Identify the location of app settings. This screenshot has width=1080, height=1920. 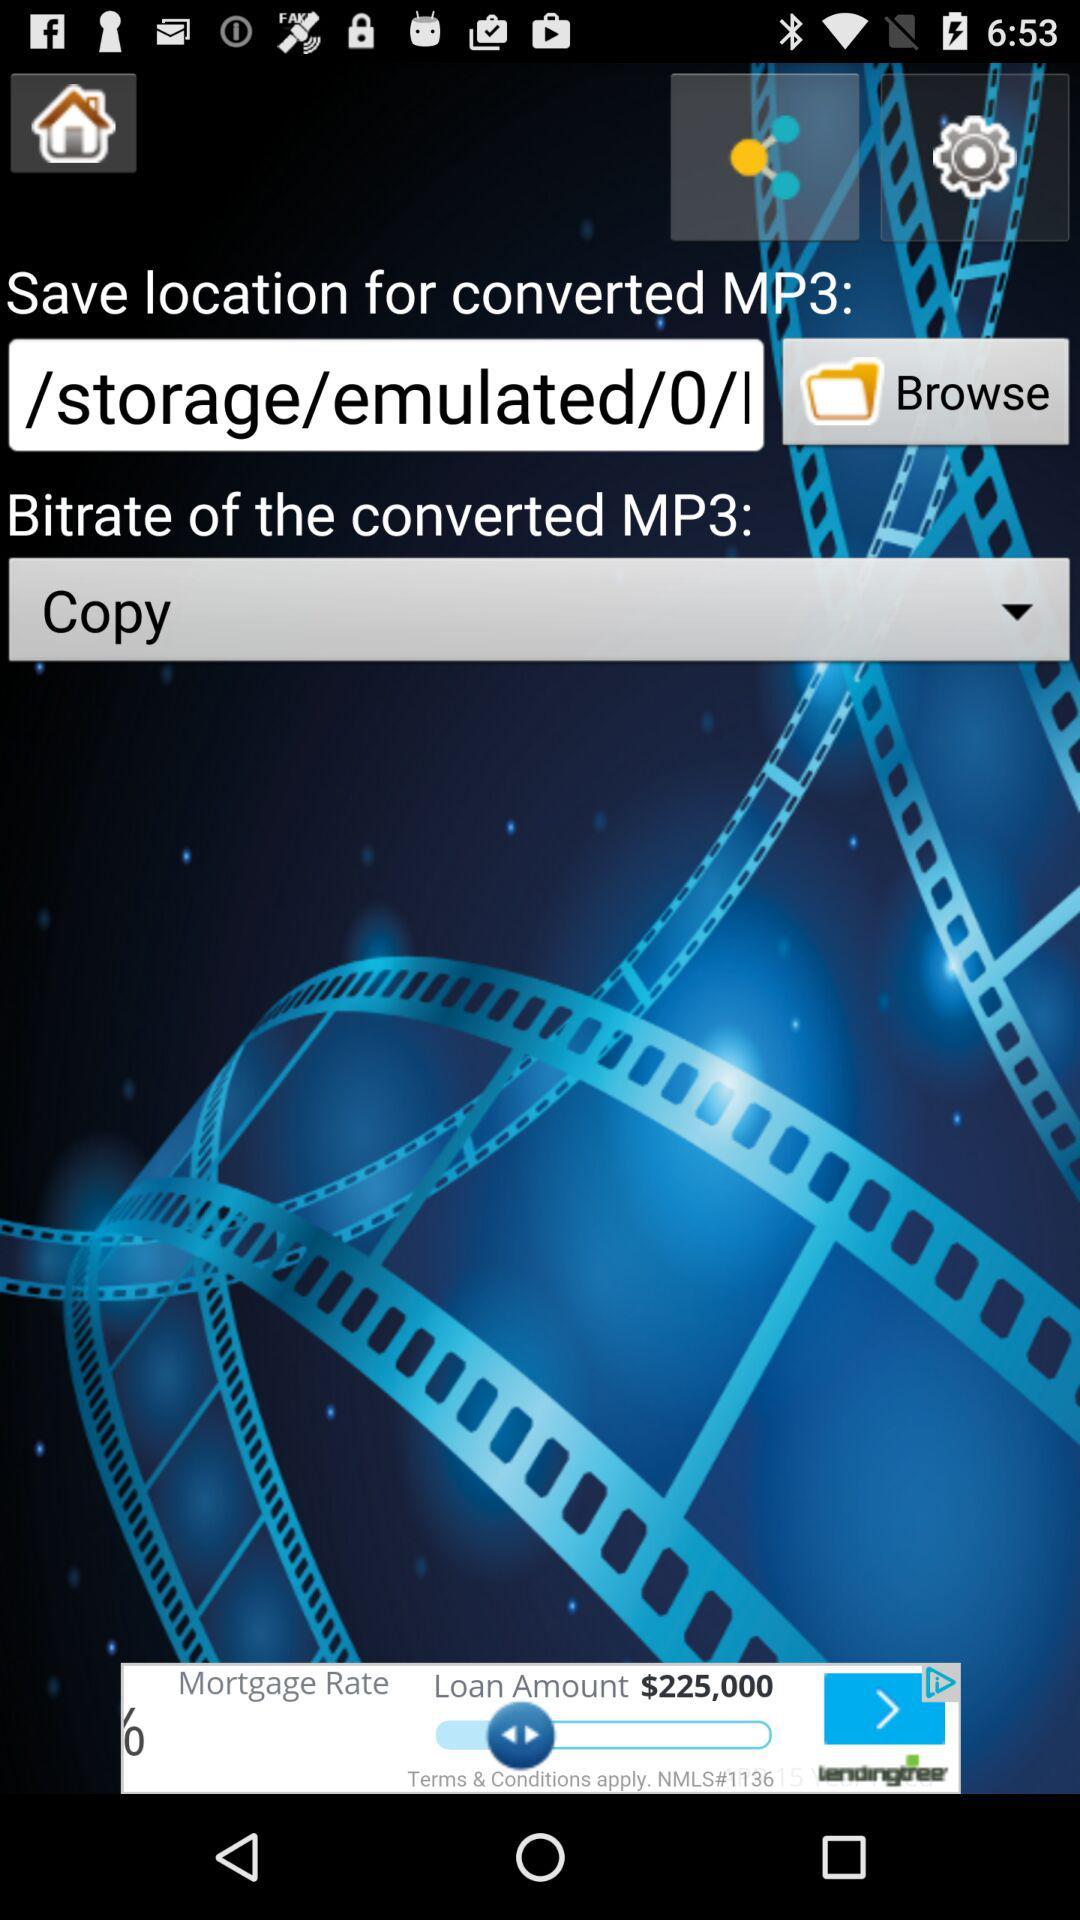
(974, 156).